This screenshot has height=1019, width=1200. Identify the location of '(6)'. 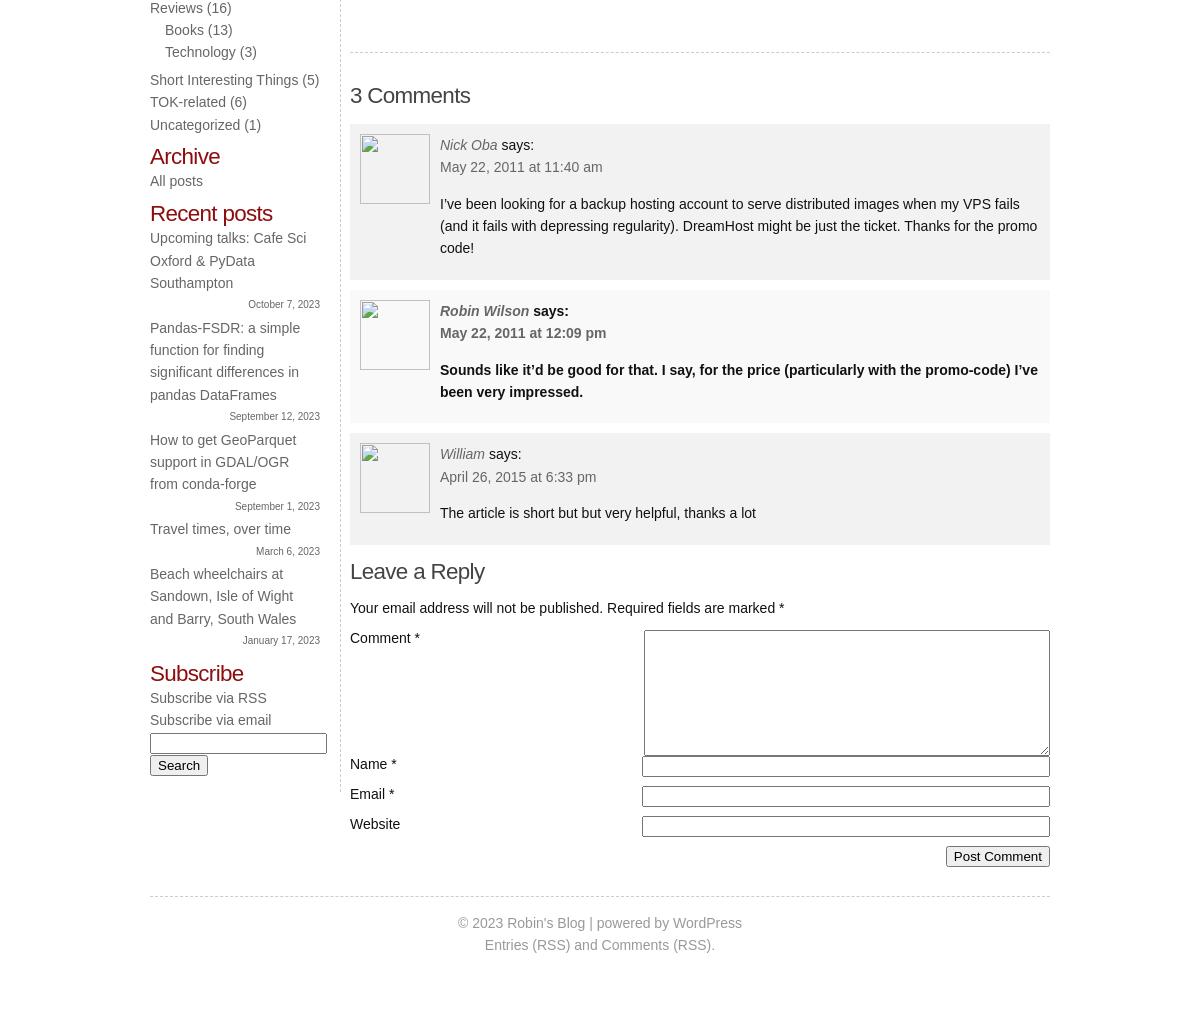
(235, 101).